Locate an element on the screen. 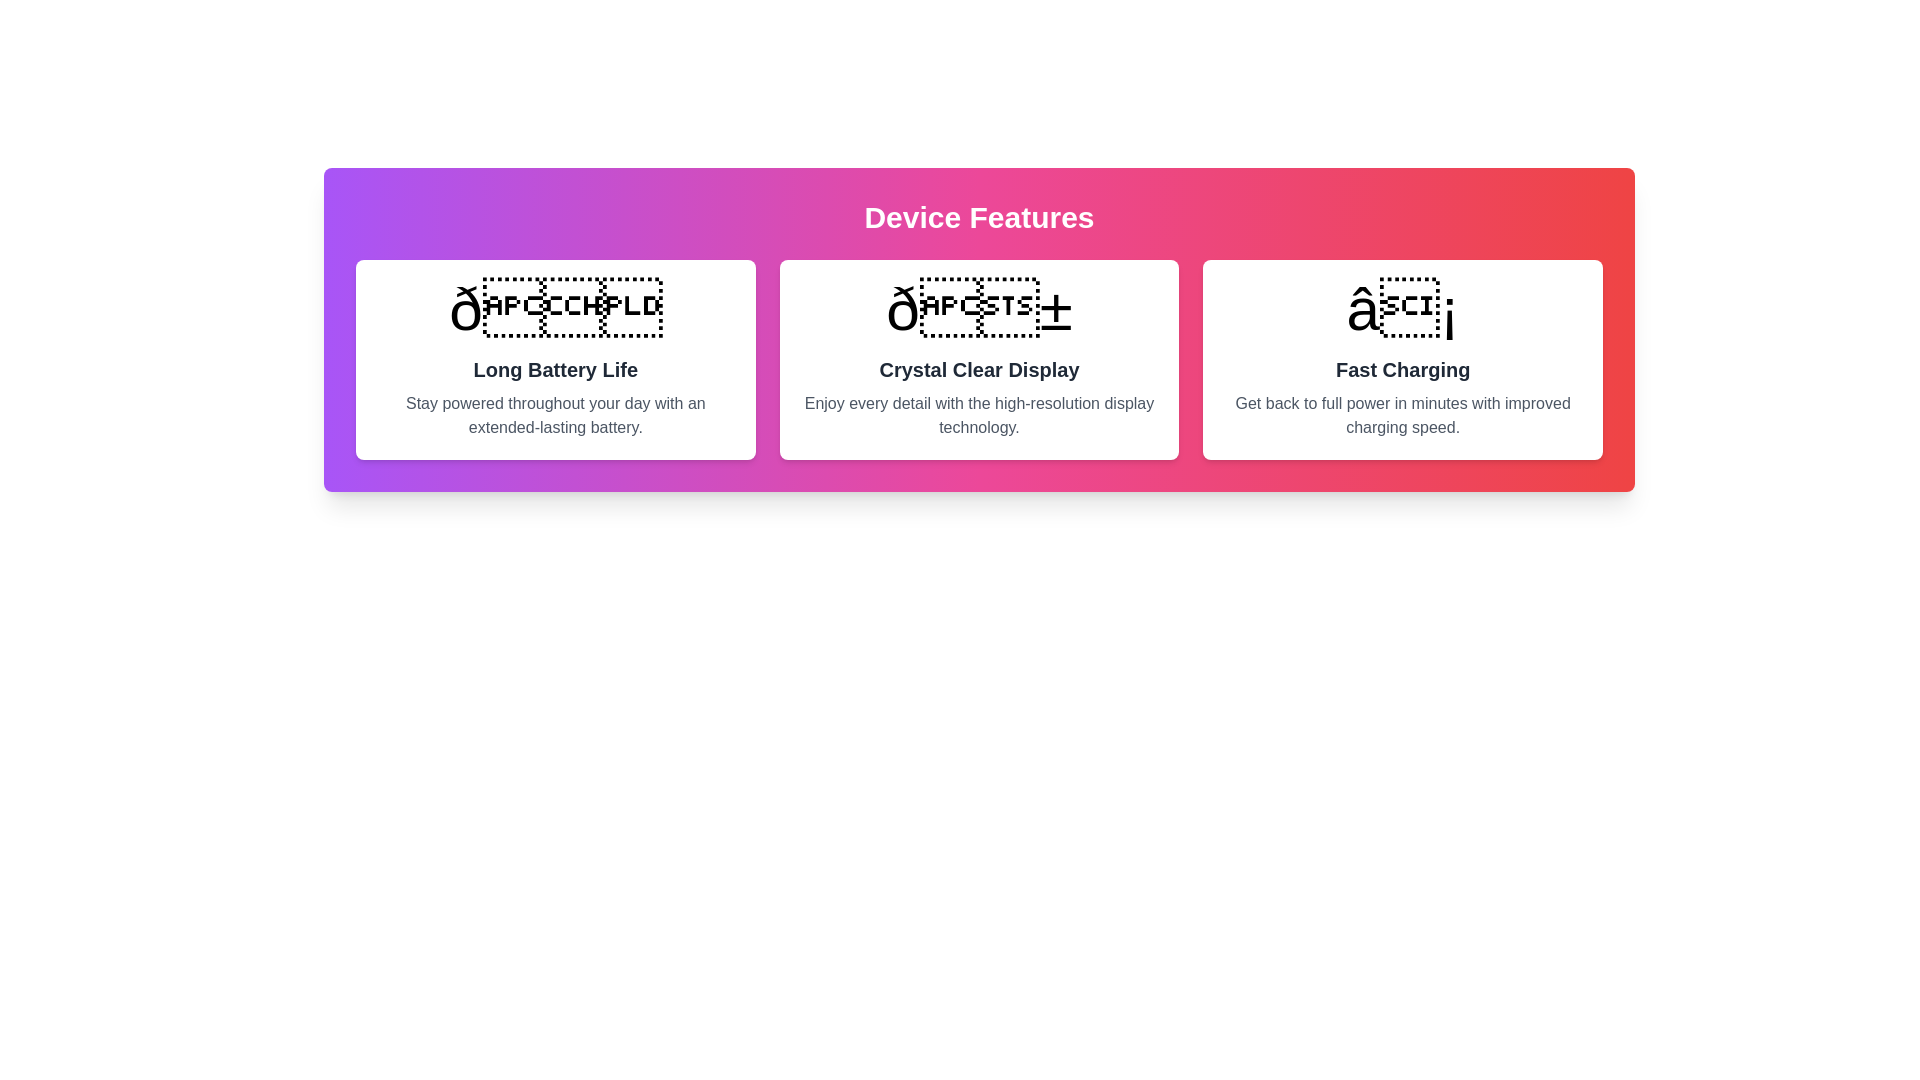  the text label displaying 'Long Battery Life', which is prominently styled in dark gray and significantly larger than standard text is located at coordinates (555, 370).